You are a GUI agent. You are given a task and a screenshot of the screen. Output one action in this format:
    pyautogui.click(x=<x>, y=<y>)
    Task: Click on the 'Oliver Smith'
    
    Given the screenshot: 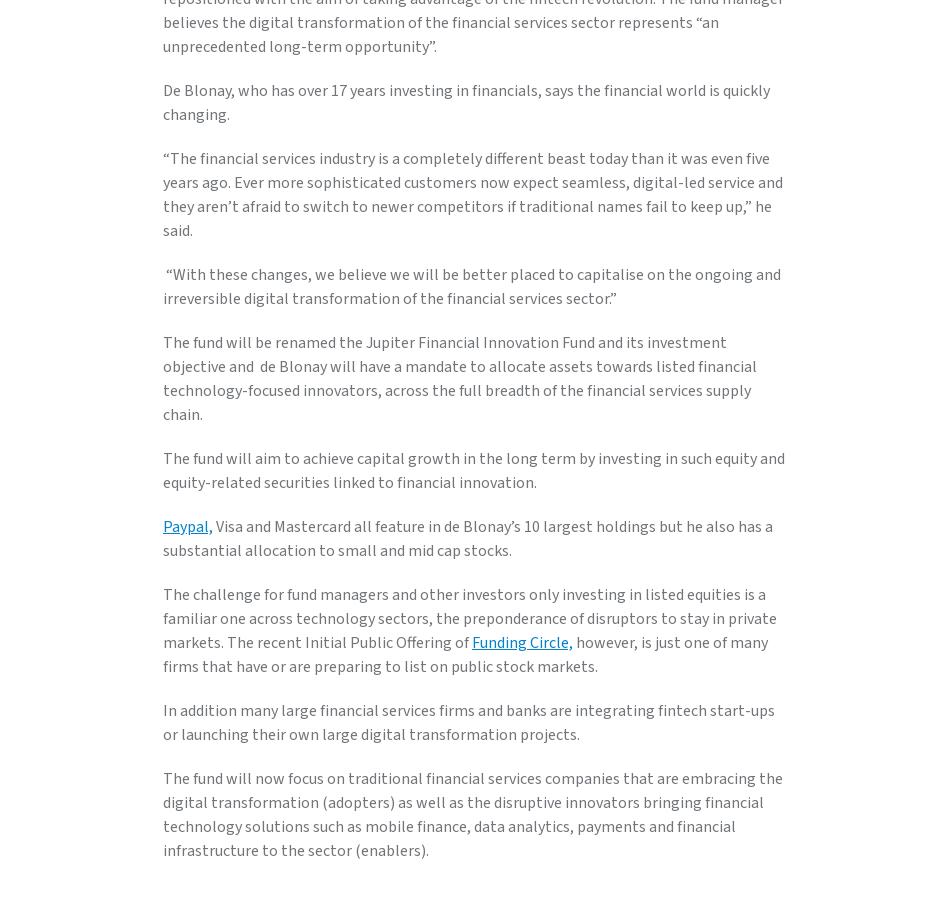 What is the action you would take?
    pyautogui.click(x=208, y=112)
    